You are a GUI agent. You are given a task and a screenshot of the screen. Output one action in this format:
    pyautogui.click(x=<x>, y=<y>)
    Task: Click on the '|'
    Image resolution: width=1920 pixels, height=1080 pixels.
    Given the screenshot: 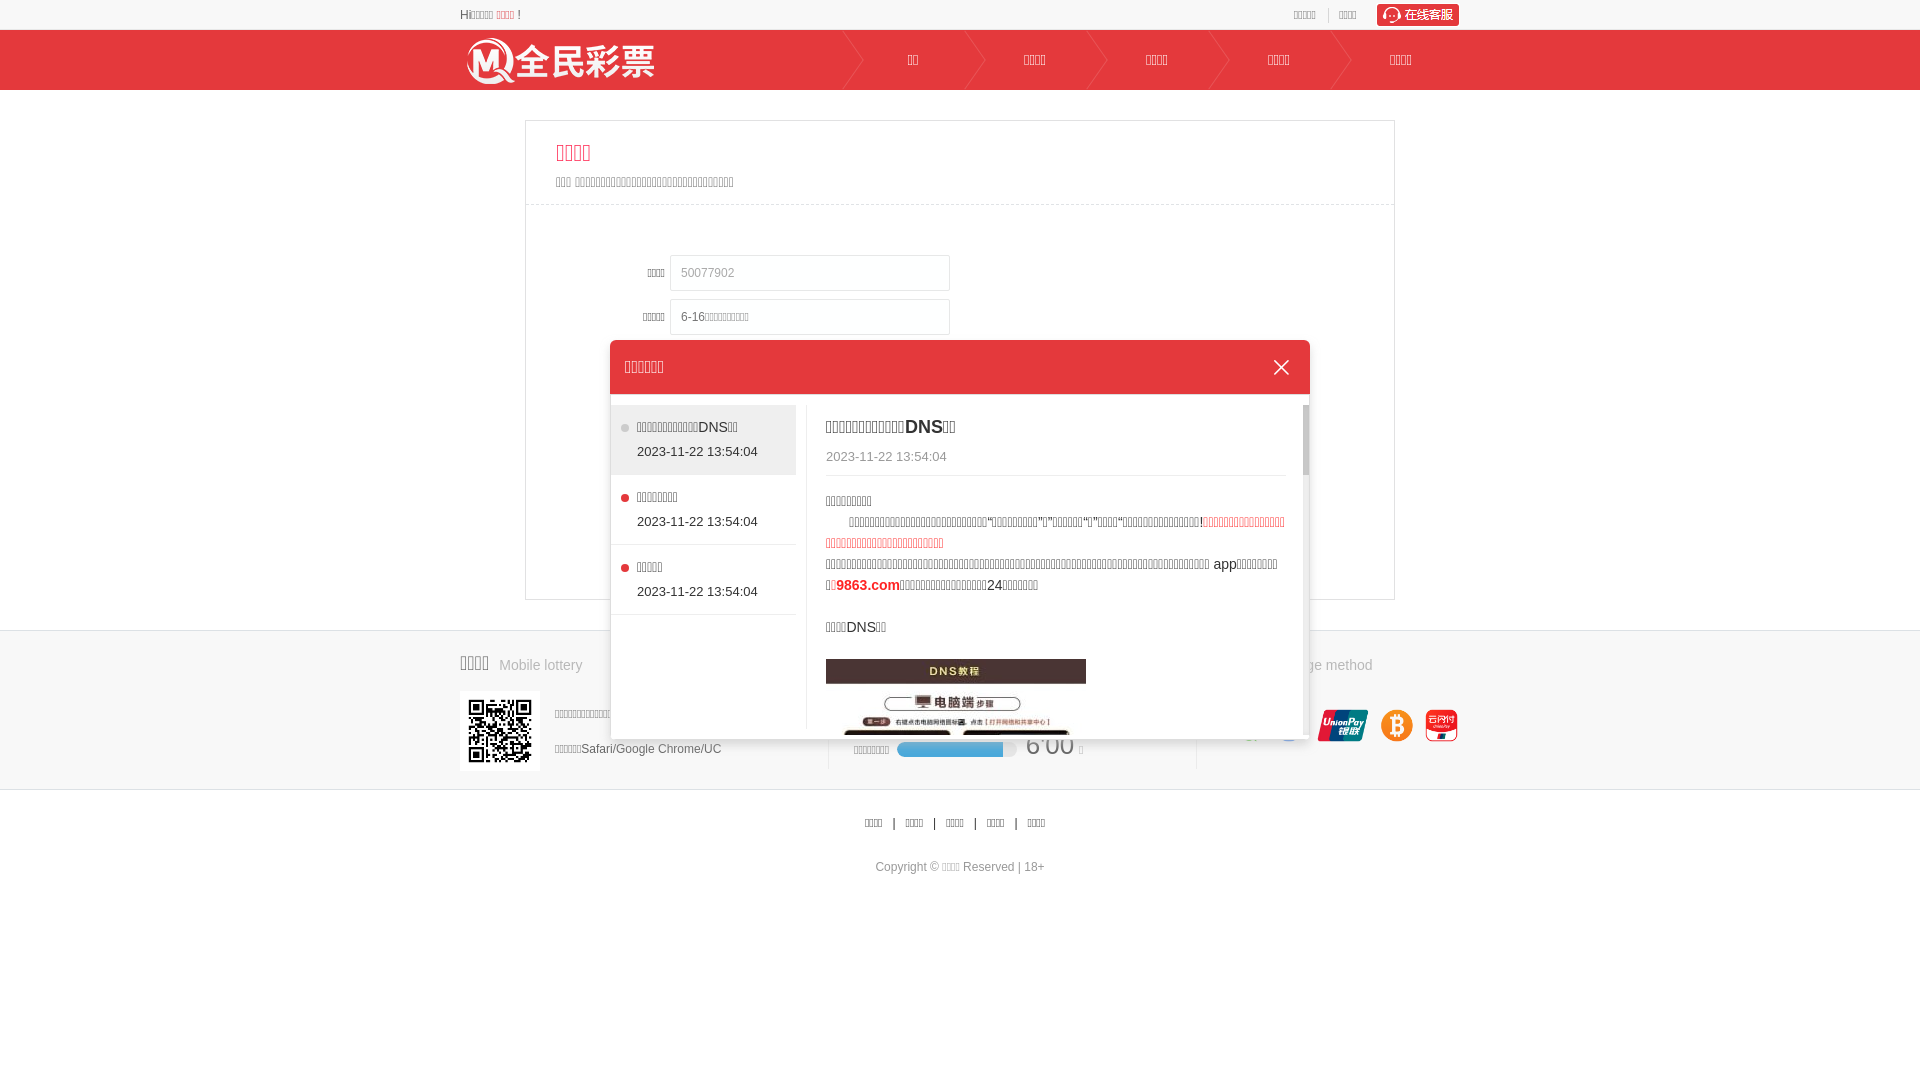 What is the action you would take?
    pyautogui.click(x=975, y=823)
    